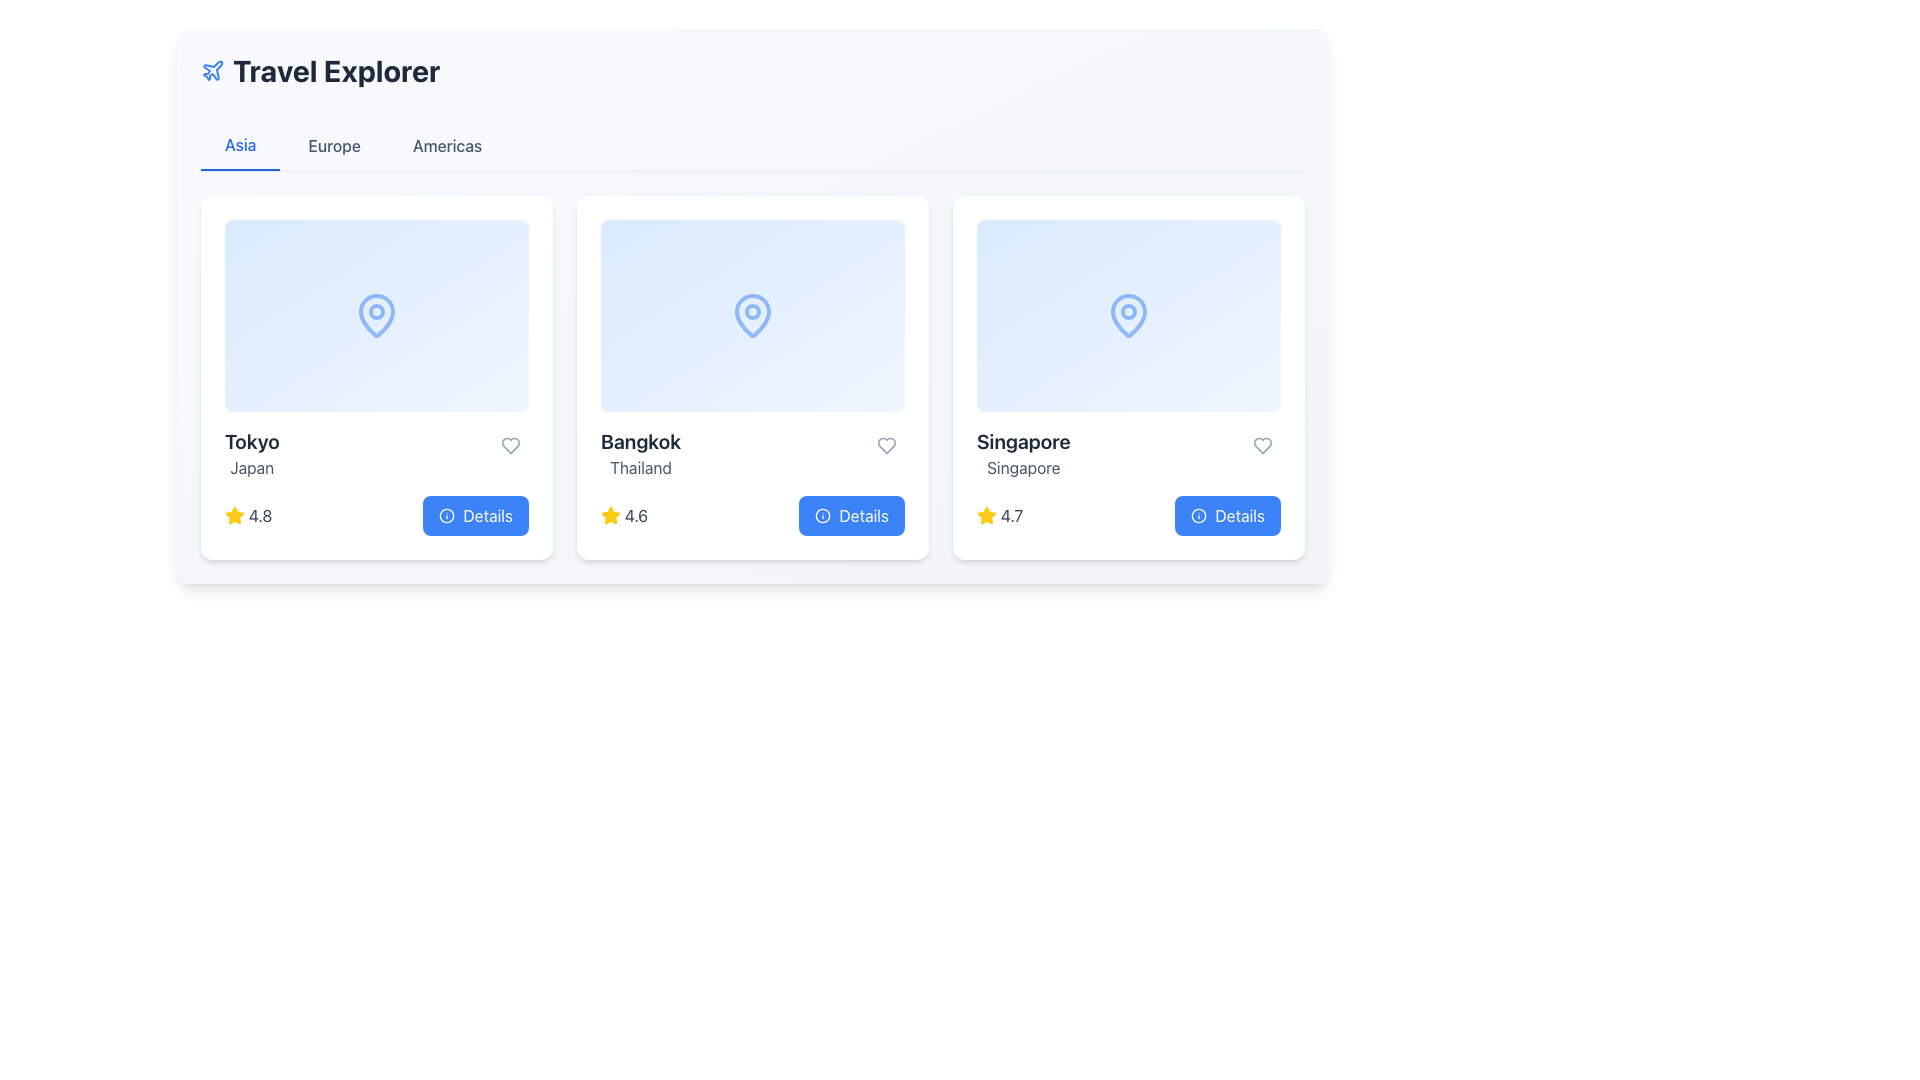 Image resolution: width=1920 pixels, height=1080 pixels. I want to click on the golden star-shaped icon located inside the panel for 'Tokyo, Japan' under the 'Asia' section, so click(235, 515).